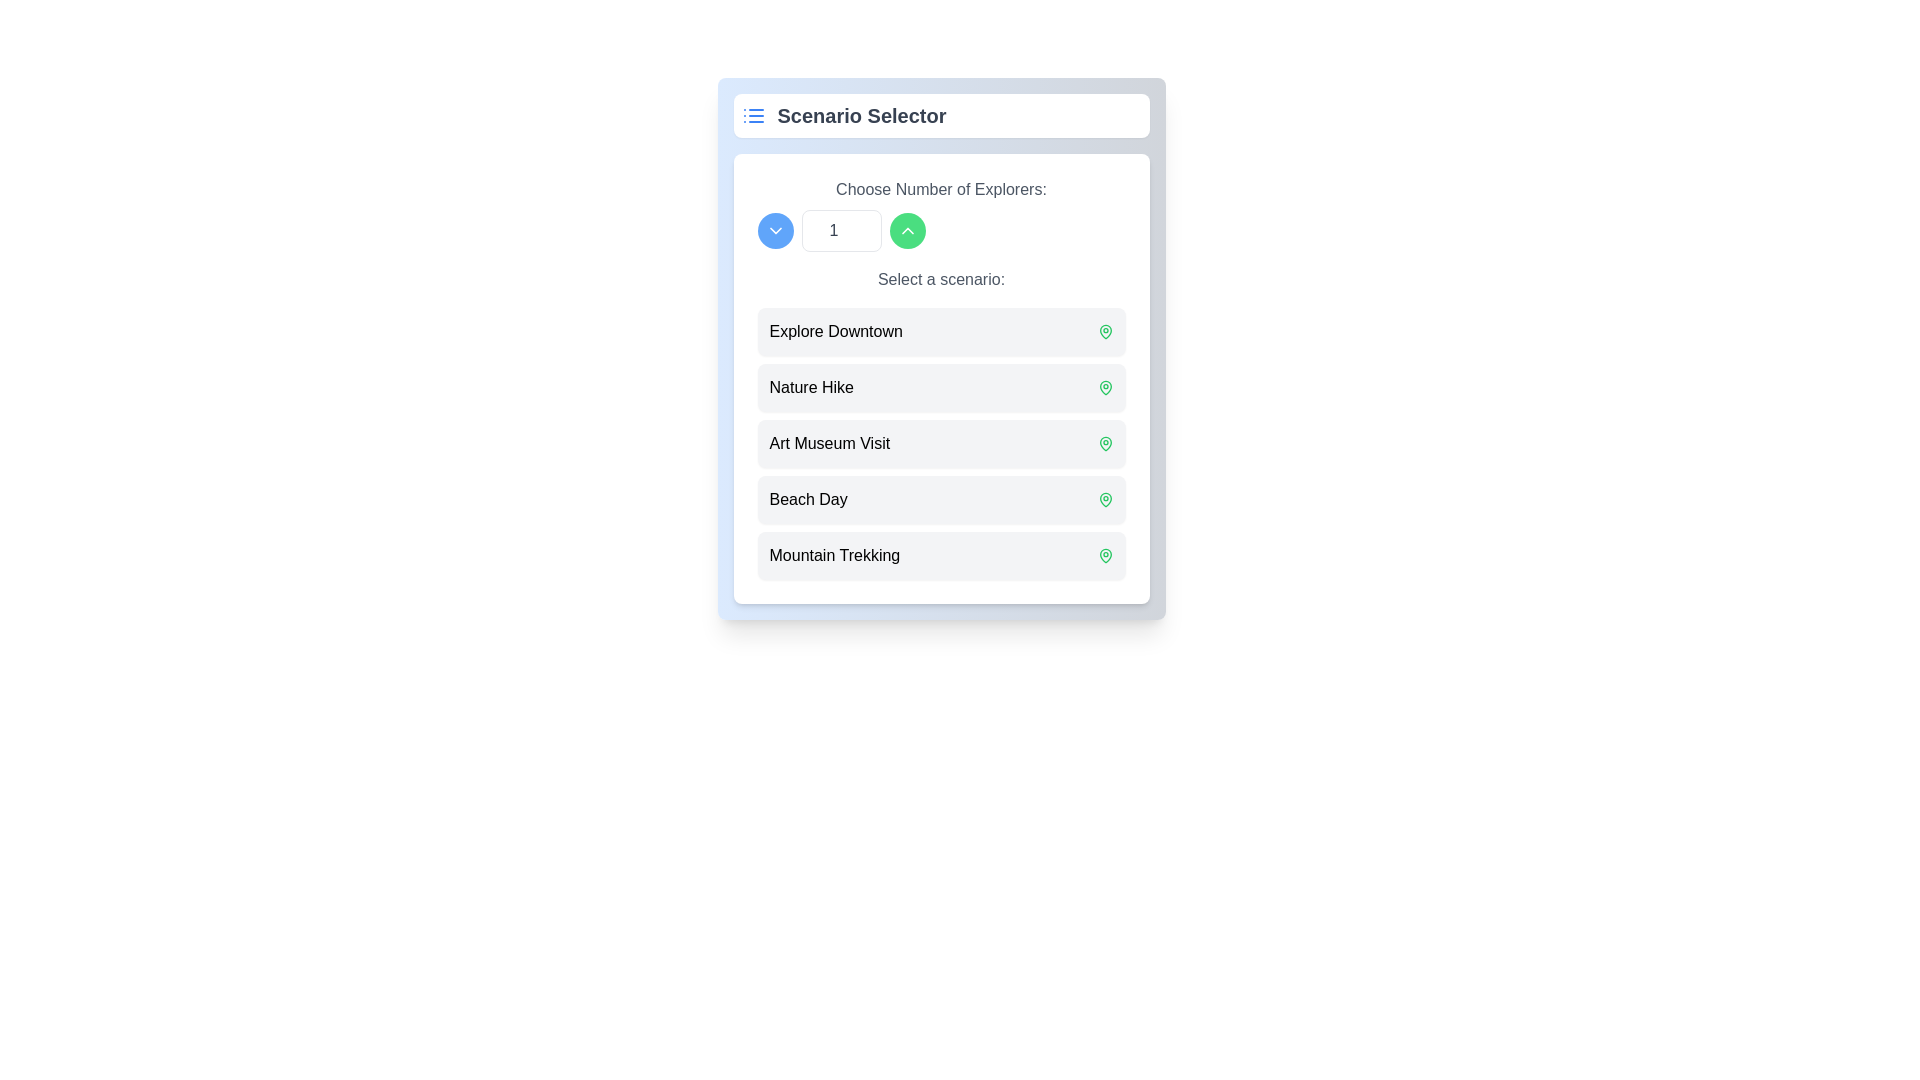  Describe the element at coordinates (1104, 555) in the screenshot. I see `the green map pin icon located within the 'Mountain Trekking' option, which is aligned to the right side of the text label in the vertical list of selectable options` at that location.